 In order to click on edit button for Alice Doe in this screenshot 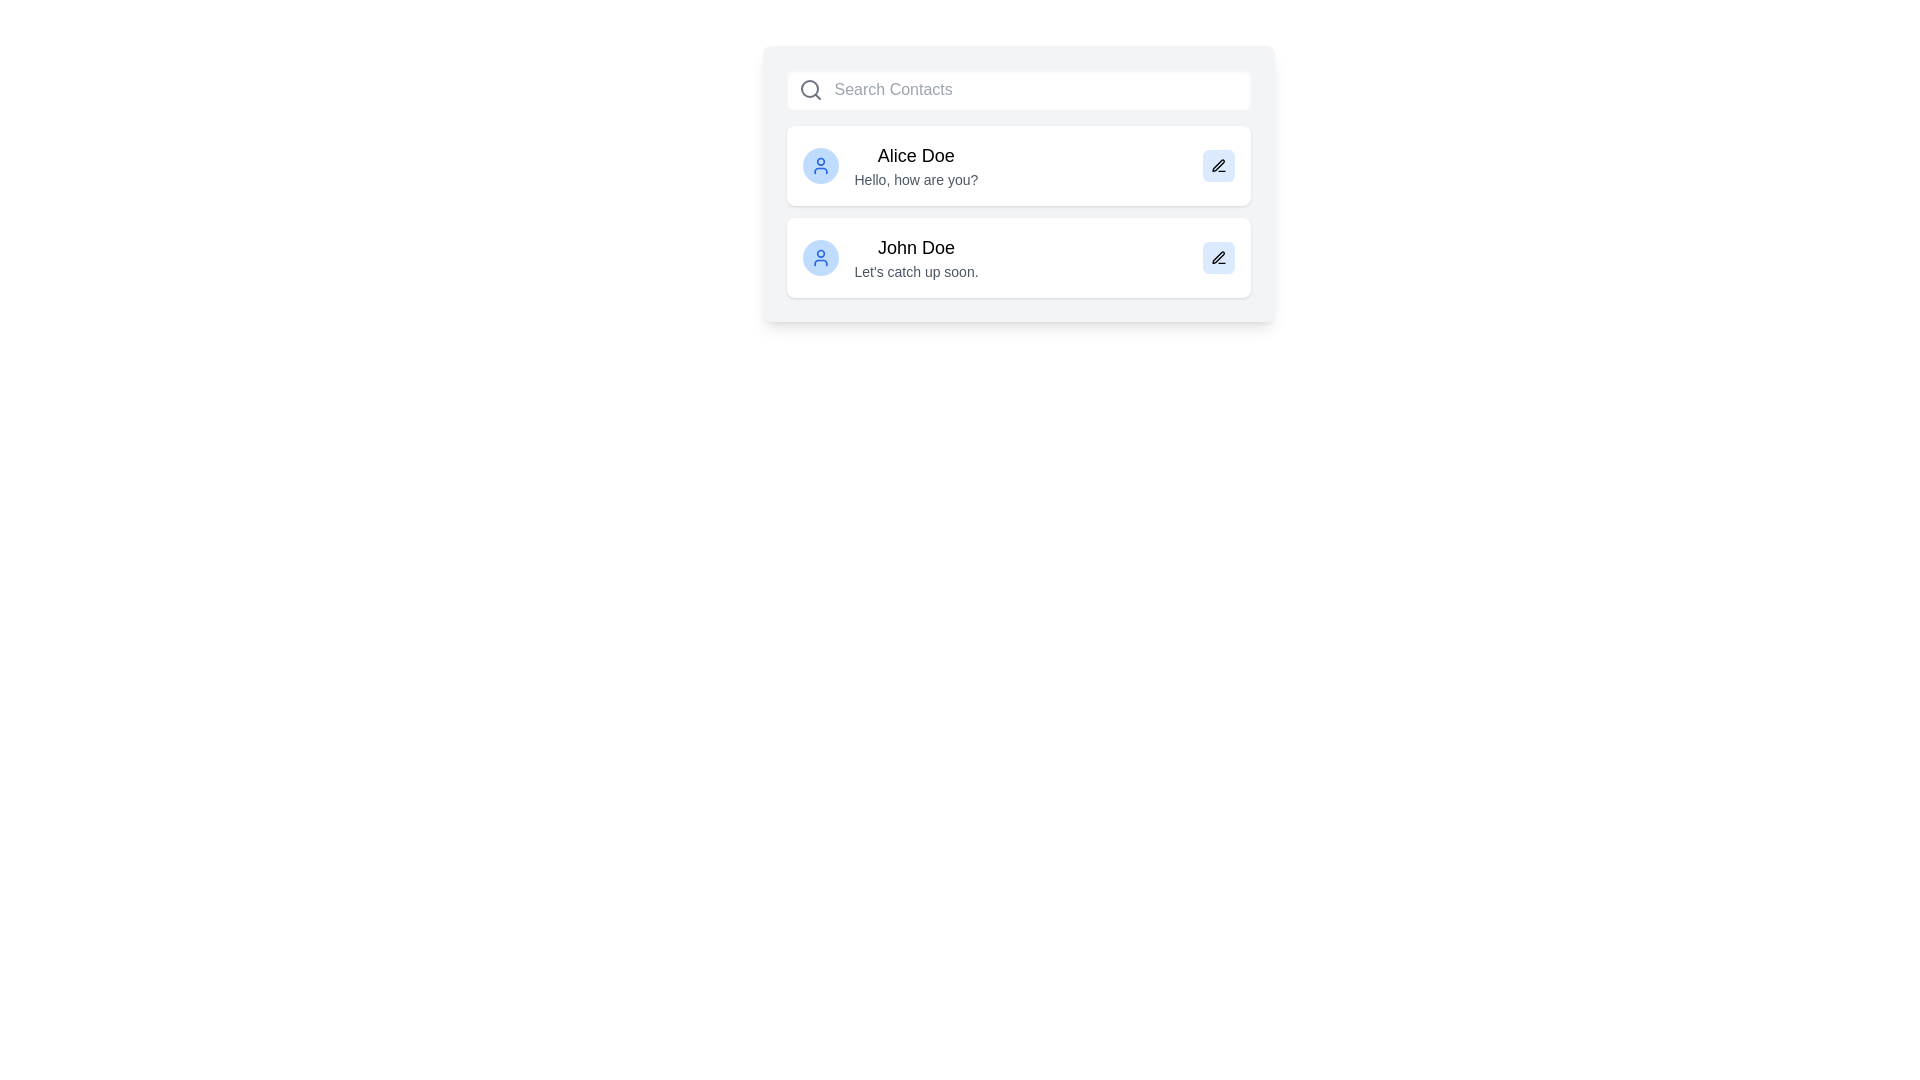, I will do `click(1217, 164)`.